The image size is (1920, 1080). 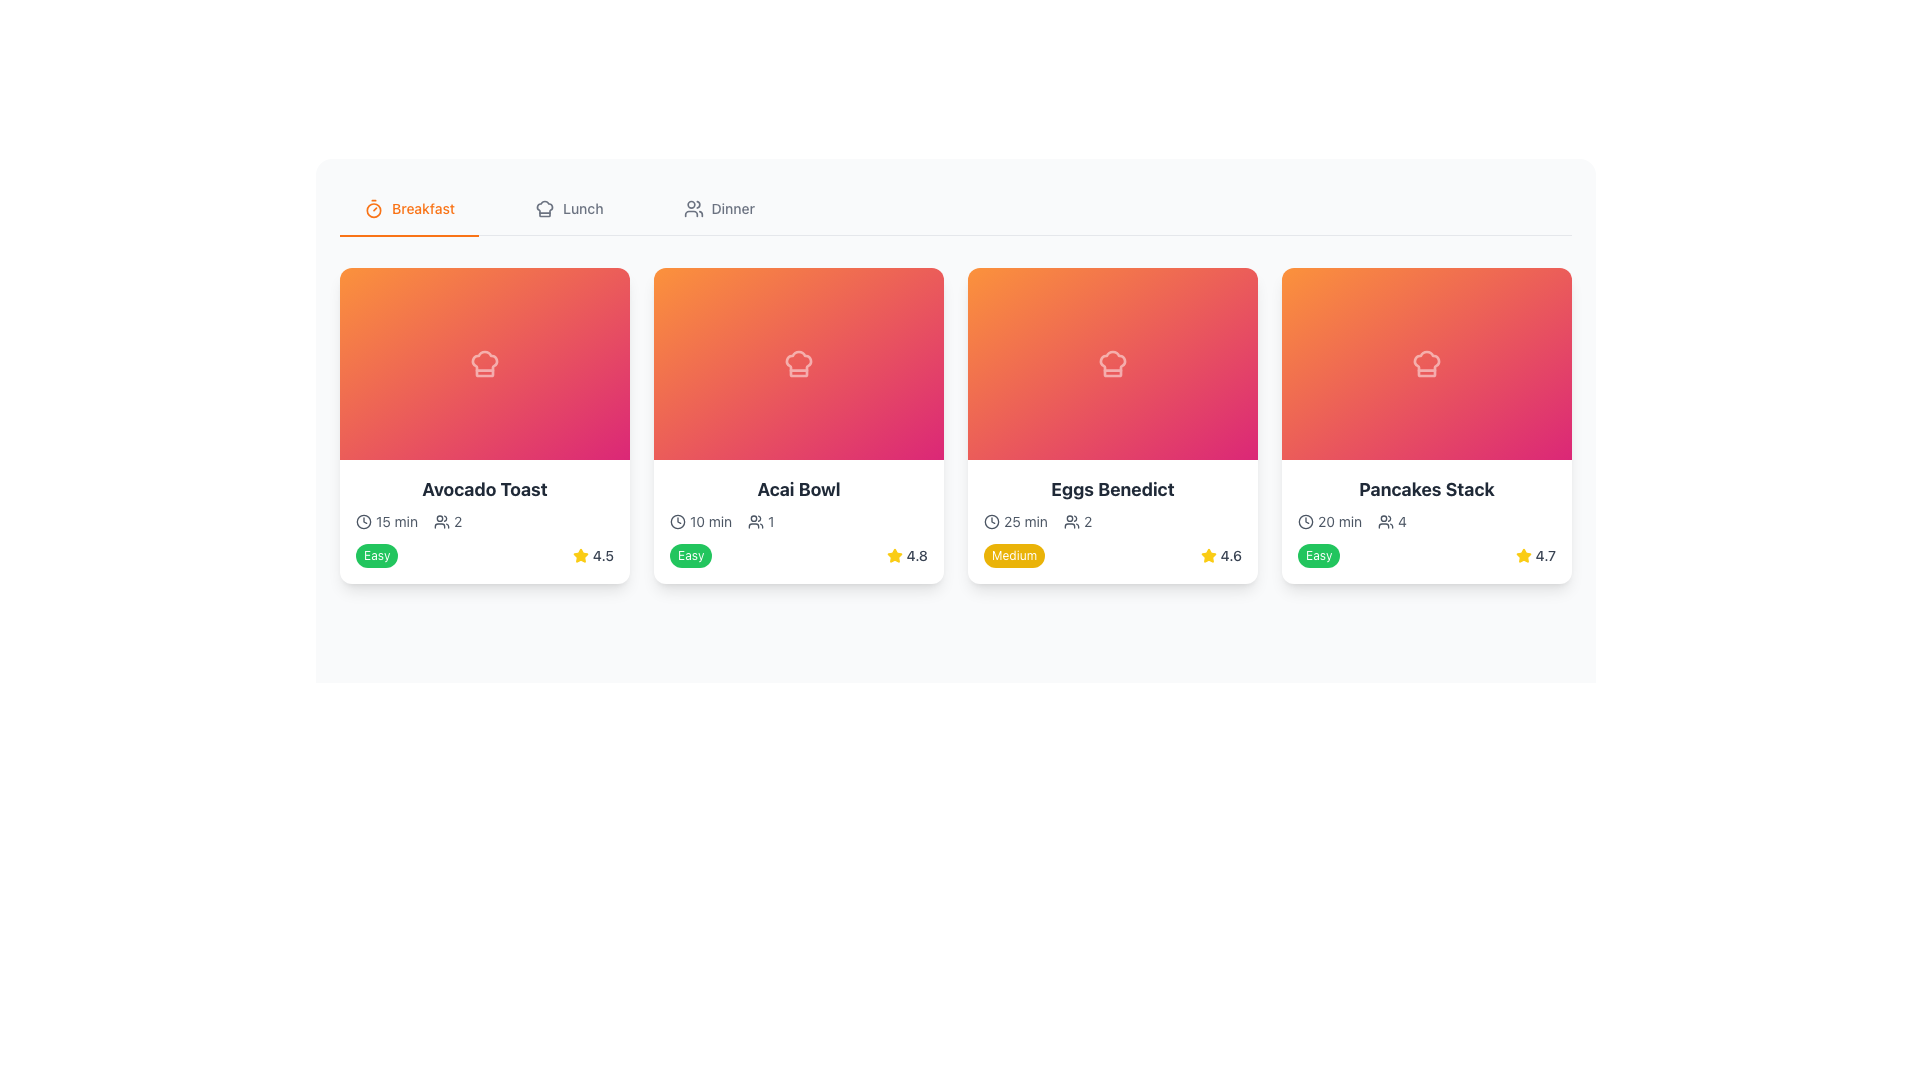 What do you see at coordinates (677, 520) in the screenshot?
I see `the icon representing the 10-minute preparation time for the 'Acai Bowl' card, which is located in the bottom-left corner of the card under the breakfast section` at bounding box center [677, 520].